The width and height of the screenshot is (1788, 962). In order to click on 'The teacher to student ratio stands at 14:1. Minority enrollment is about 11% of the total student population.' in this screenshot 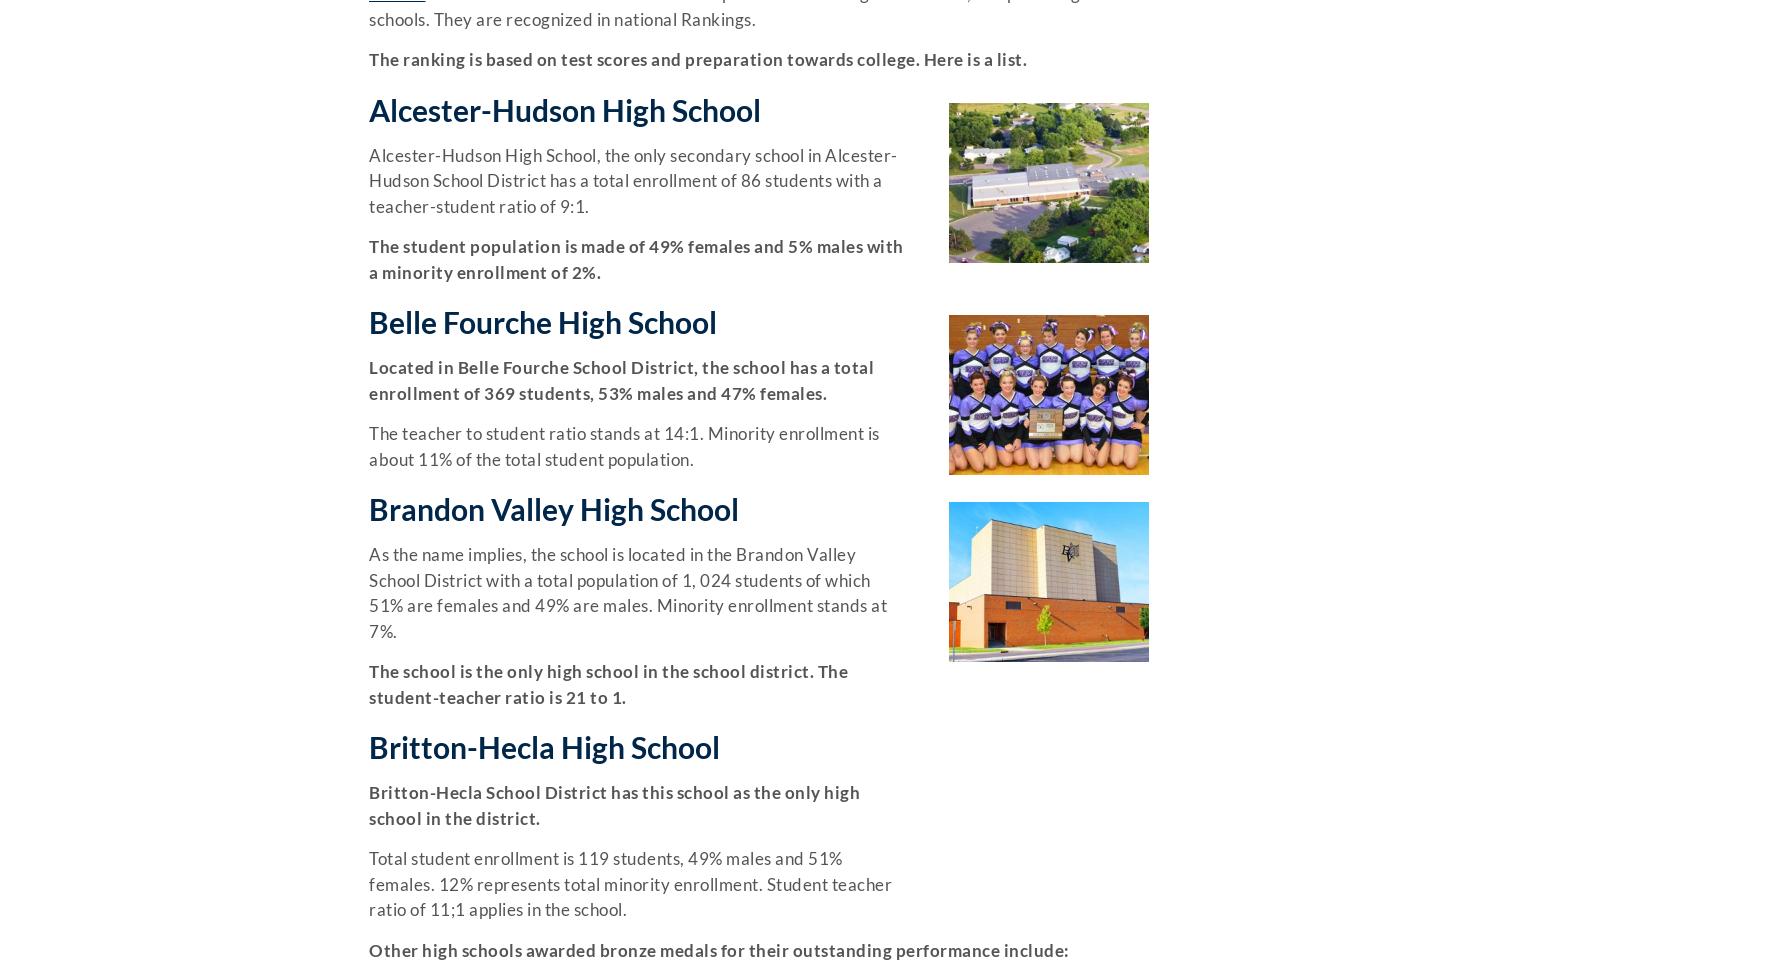, I will do `click(624, 445)`.